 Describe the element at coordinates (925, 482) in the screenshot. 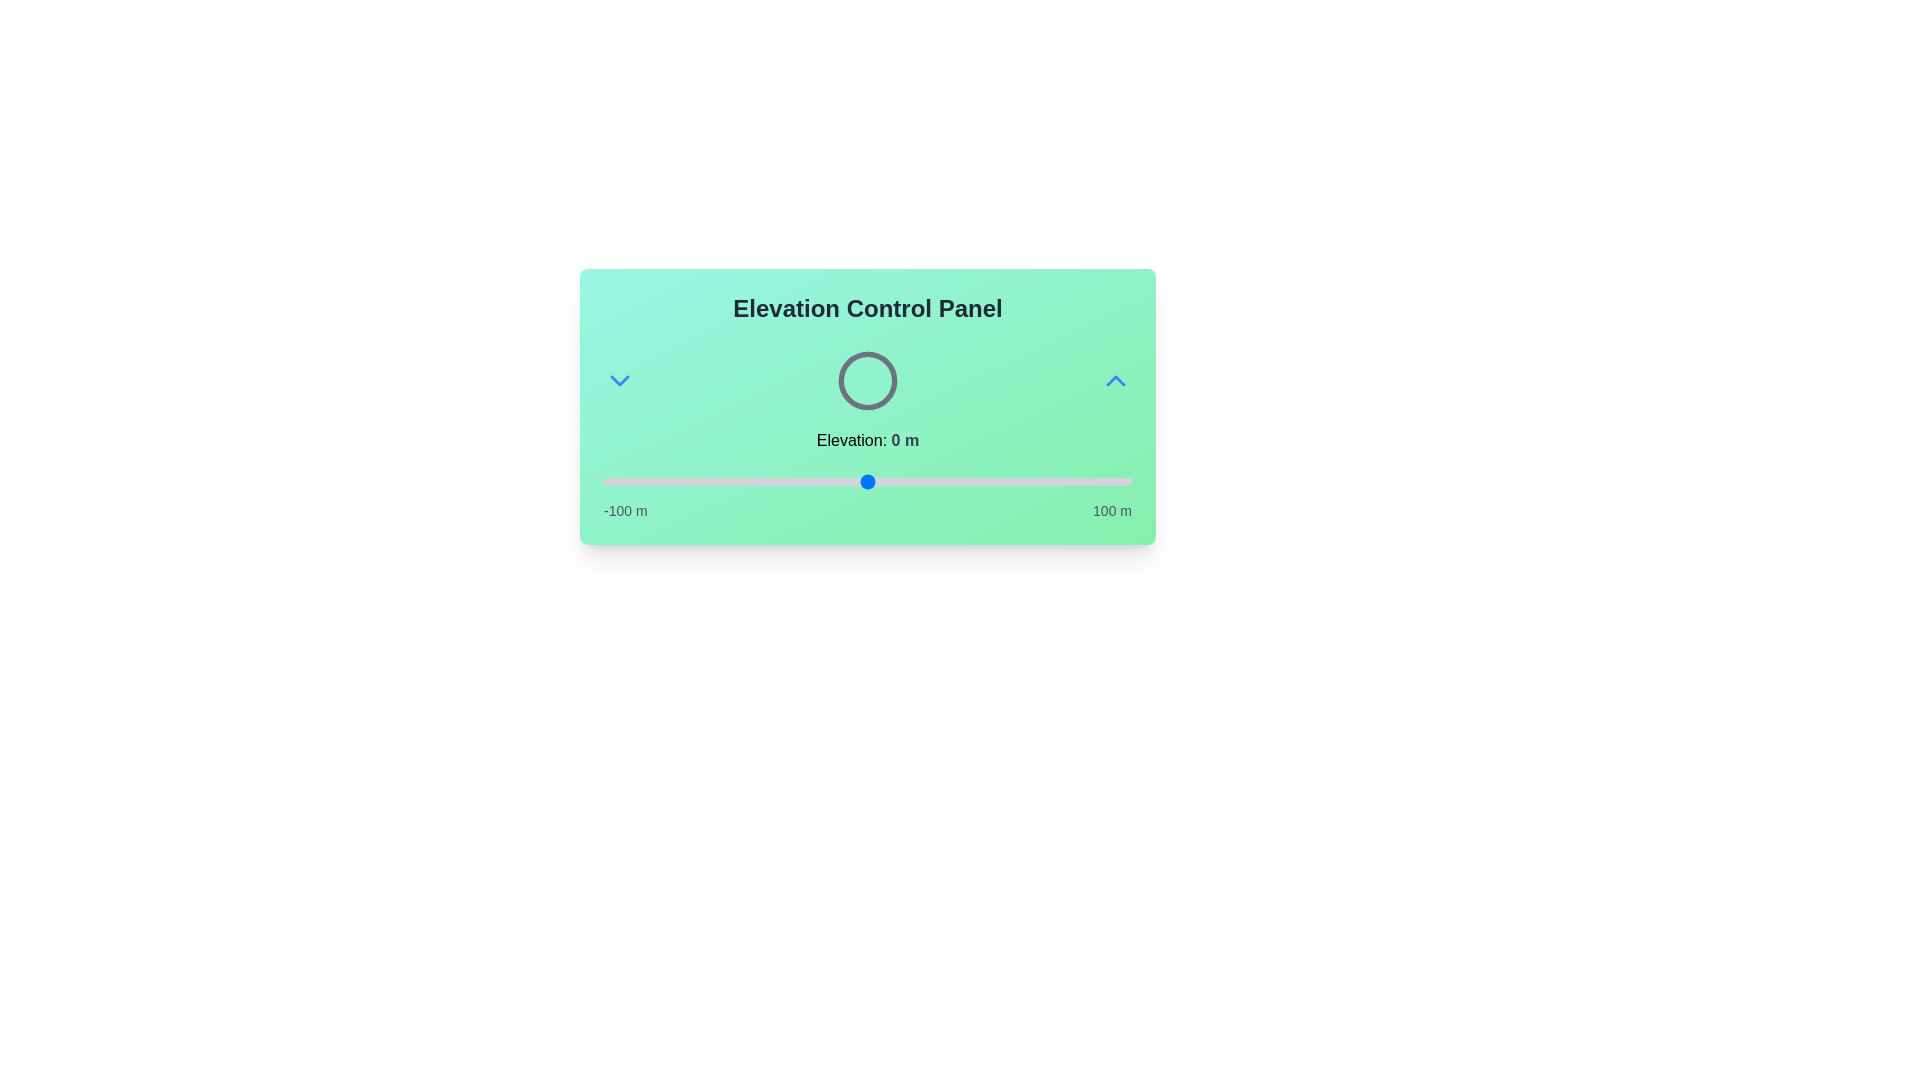

I see `the elevation to 22 meters using the slider` at that location.